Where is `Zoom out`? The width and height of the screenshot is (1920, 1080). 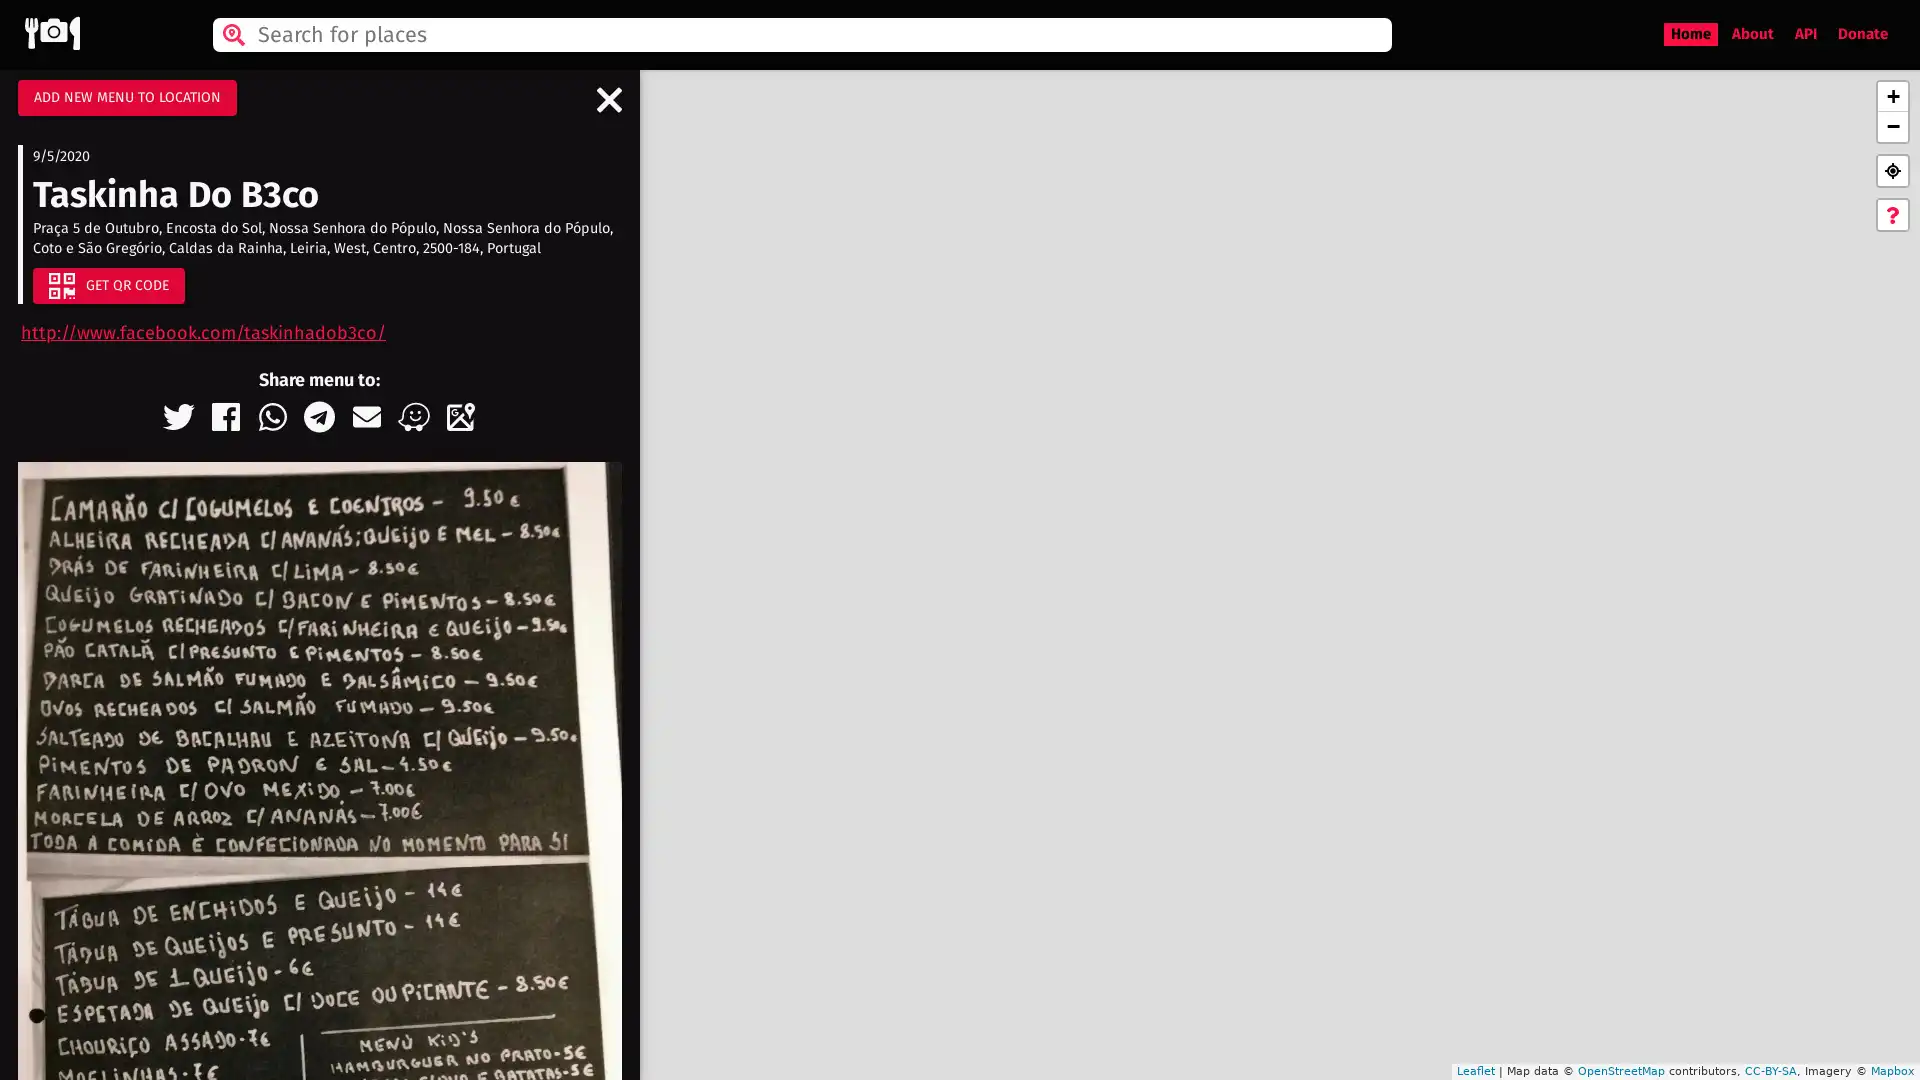
Zoom out is located at coordinates (1891, 127).